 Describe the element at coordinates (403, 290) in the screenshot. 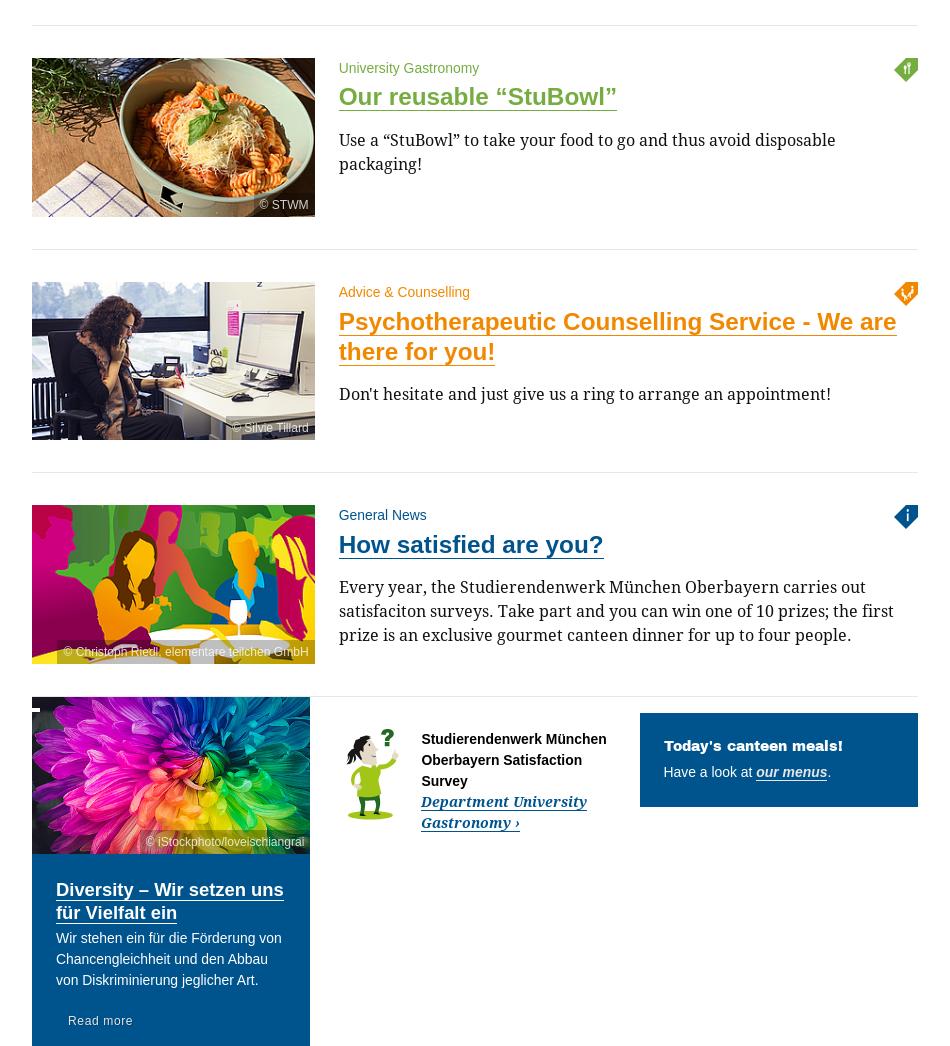

I see `'Advice & Counselling'` at that location.